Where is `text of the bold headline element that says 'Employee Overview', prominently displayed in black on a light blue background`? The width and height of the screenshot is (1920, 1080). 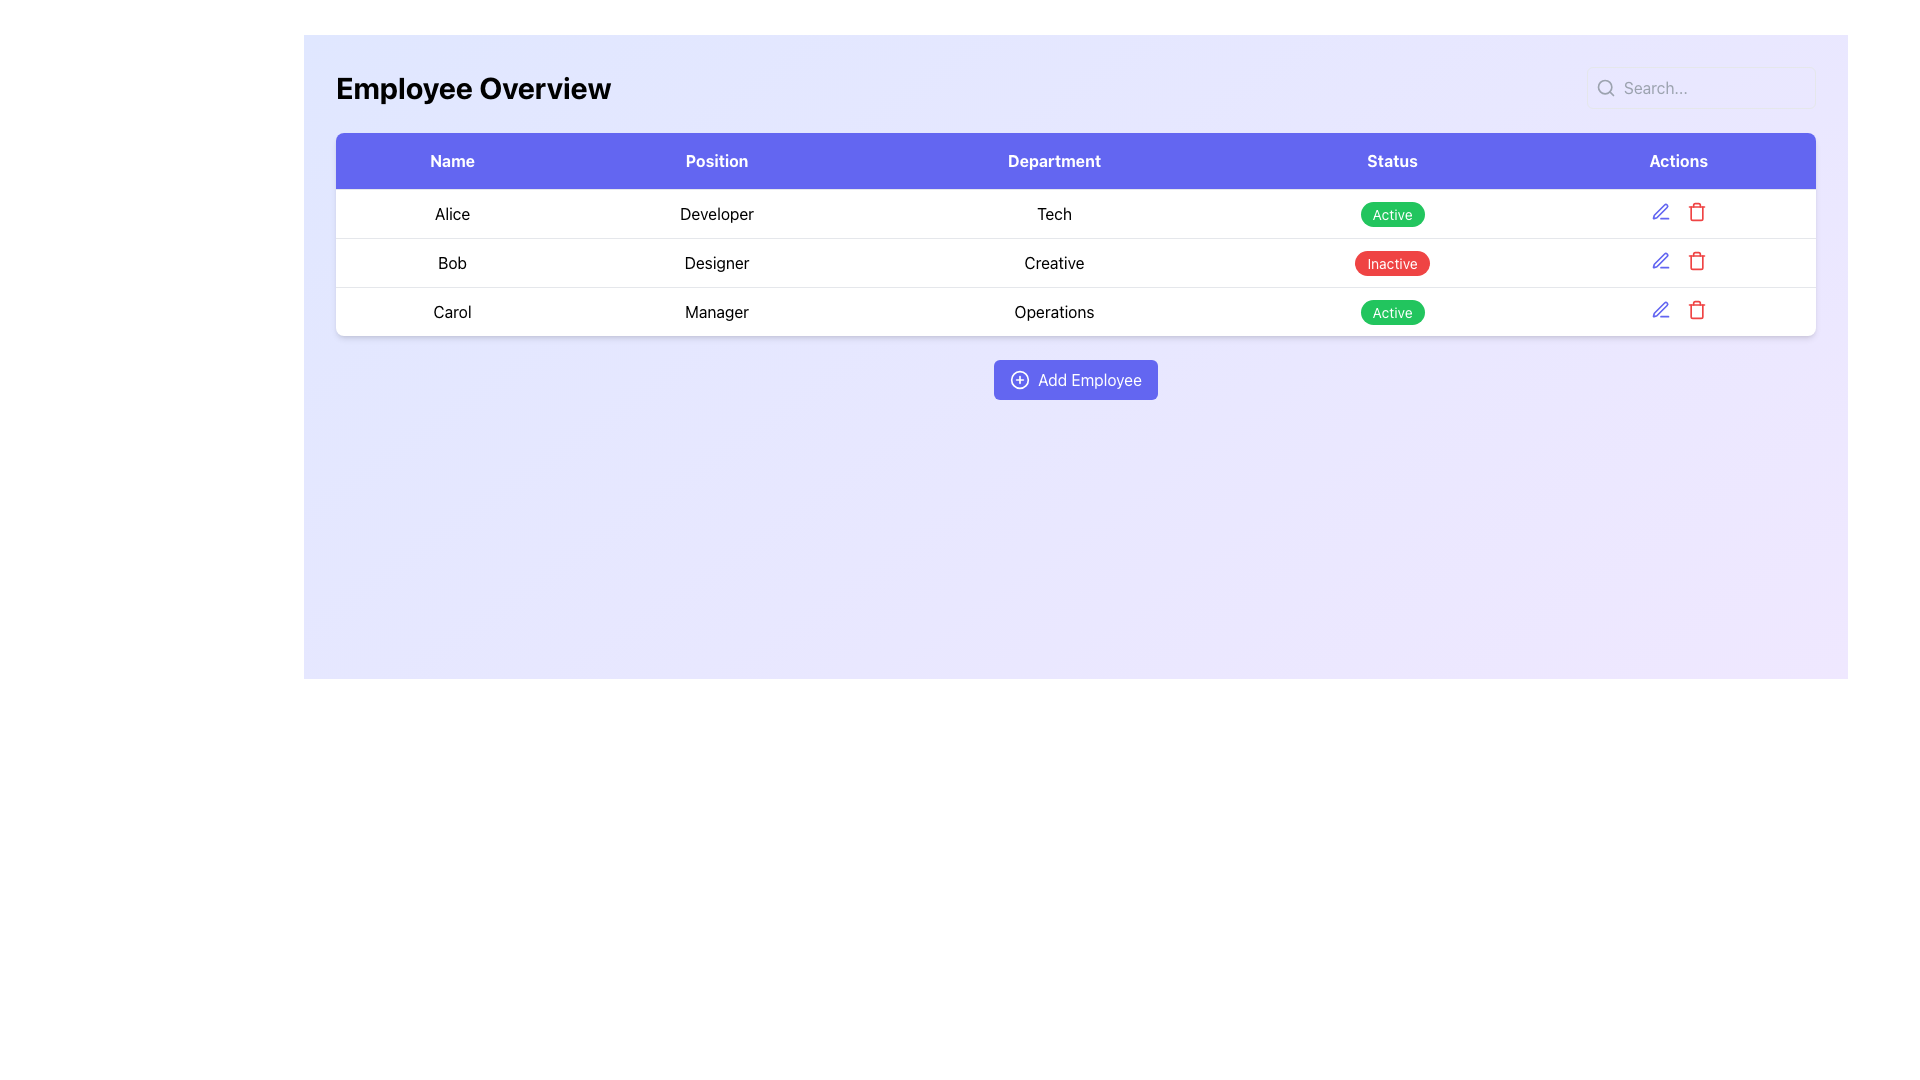 text of the bold headline element that says 'Employee Overview', prominently displayed in black on a light blue background is located at coordinates (472, 87).